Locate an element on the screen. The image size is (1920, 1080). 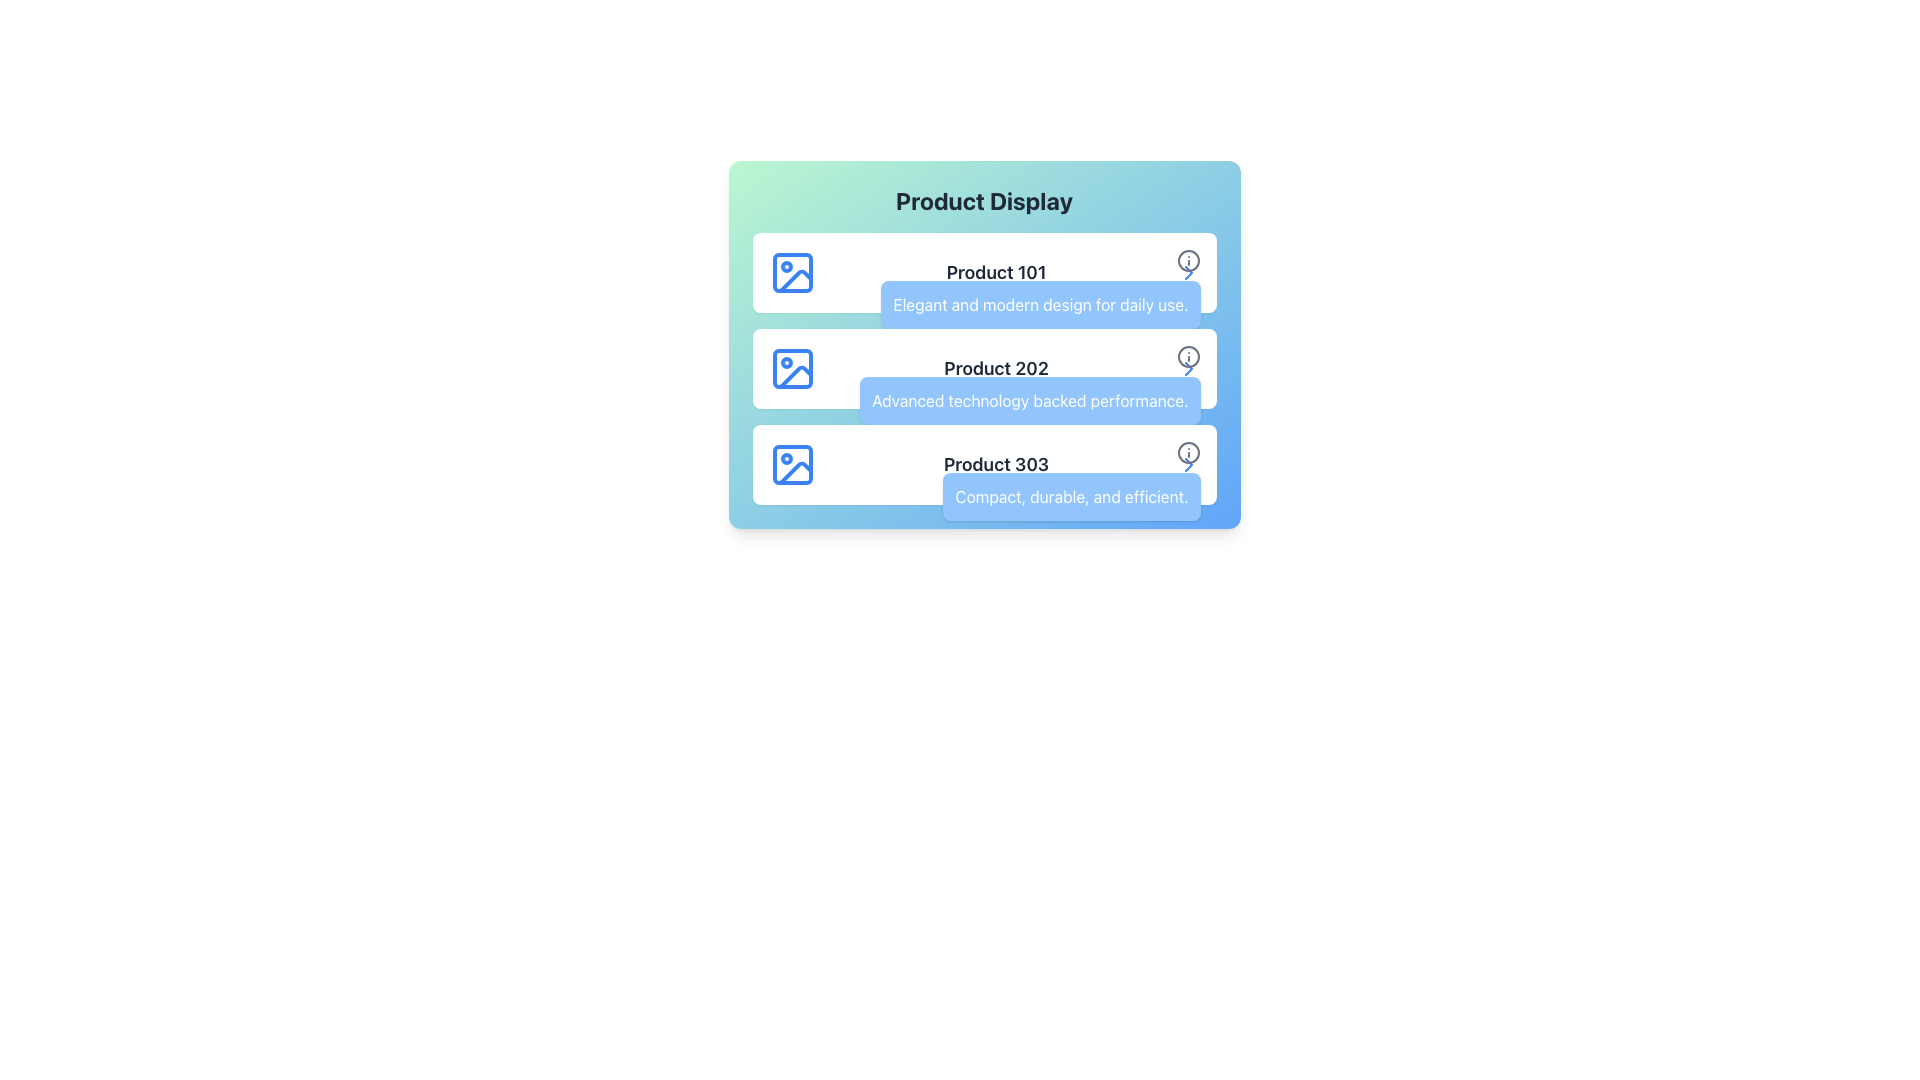
the Text Display element showing 'Product 303' with a description 'Compact, durable, and efficient' located in the third row of product displays is located at coordinates (996, 465).